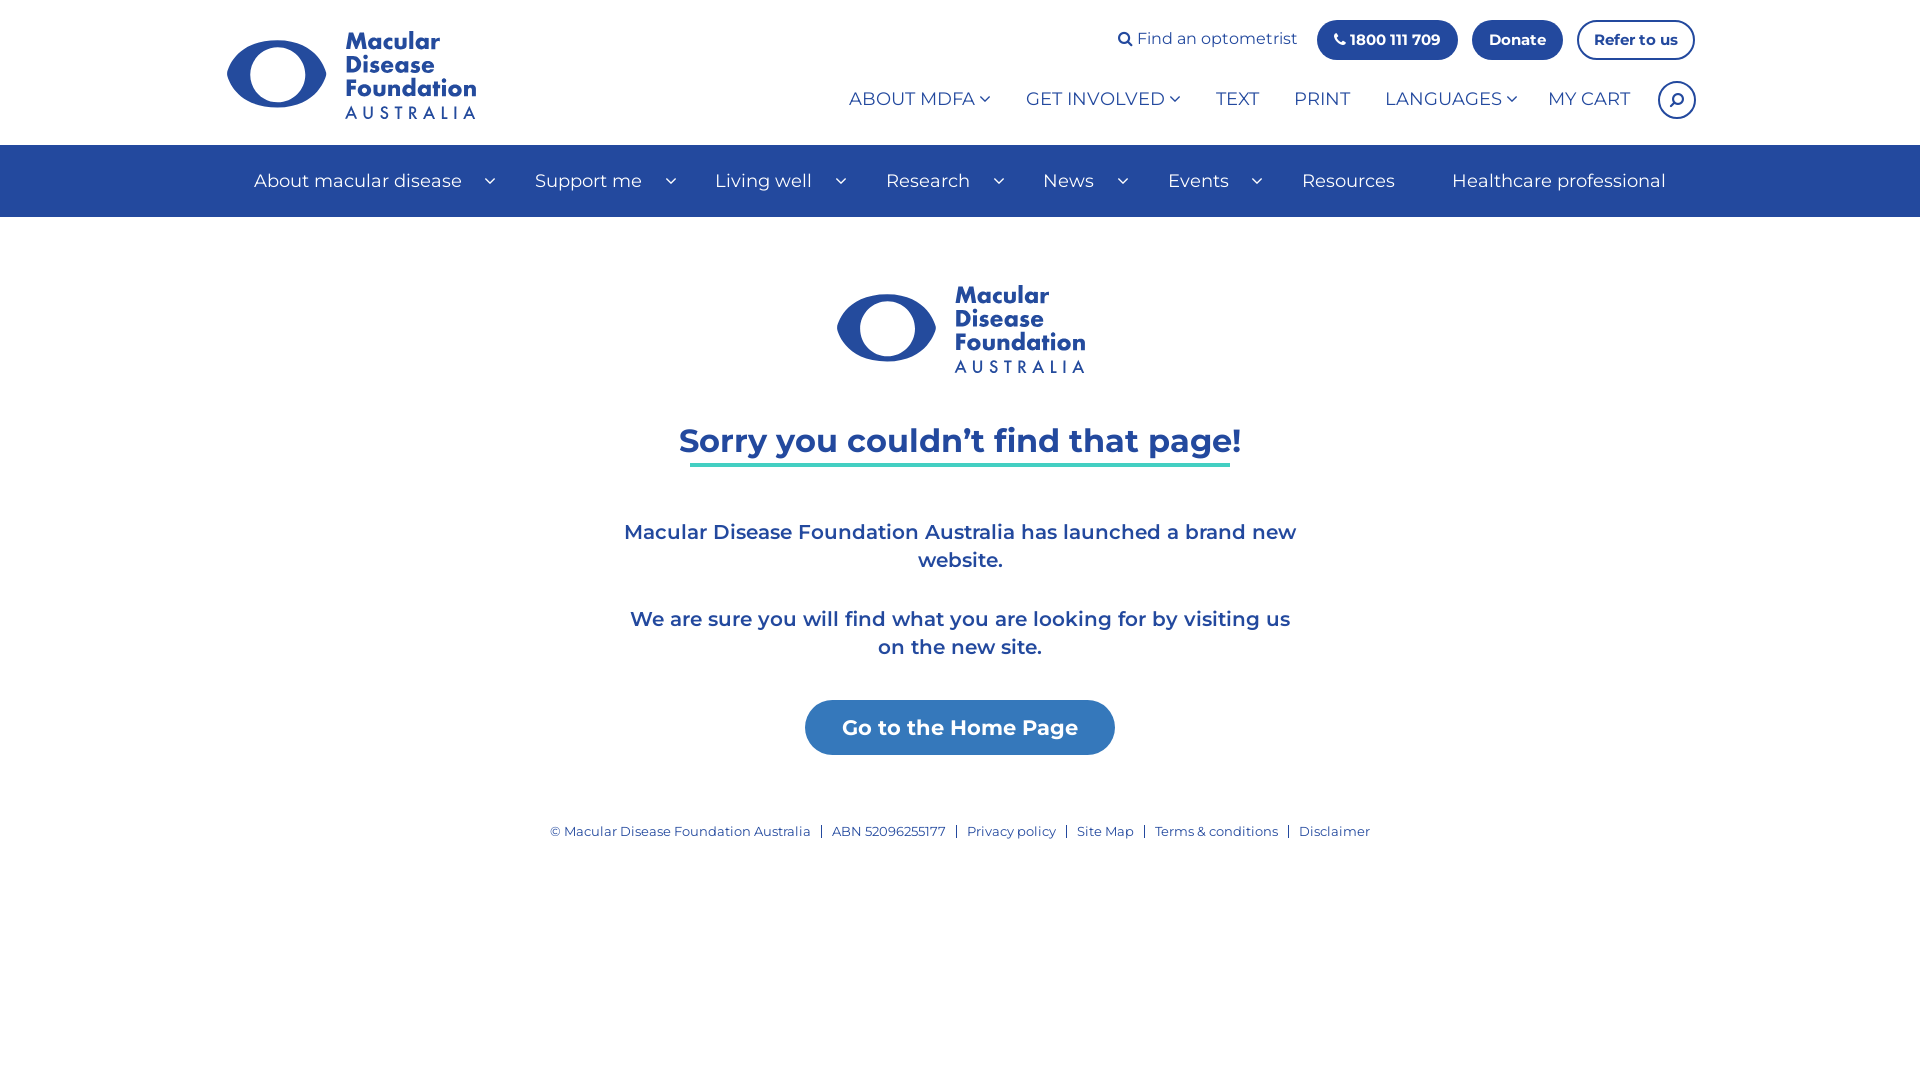  What do you see at coordinates (1636, 39) in the screenshot?
I see `'Refer to us'` at bounding box center [1636, 39].